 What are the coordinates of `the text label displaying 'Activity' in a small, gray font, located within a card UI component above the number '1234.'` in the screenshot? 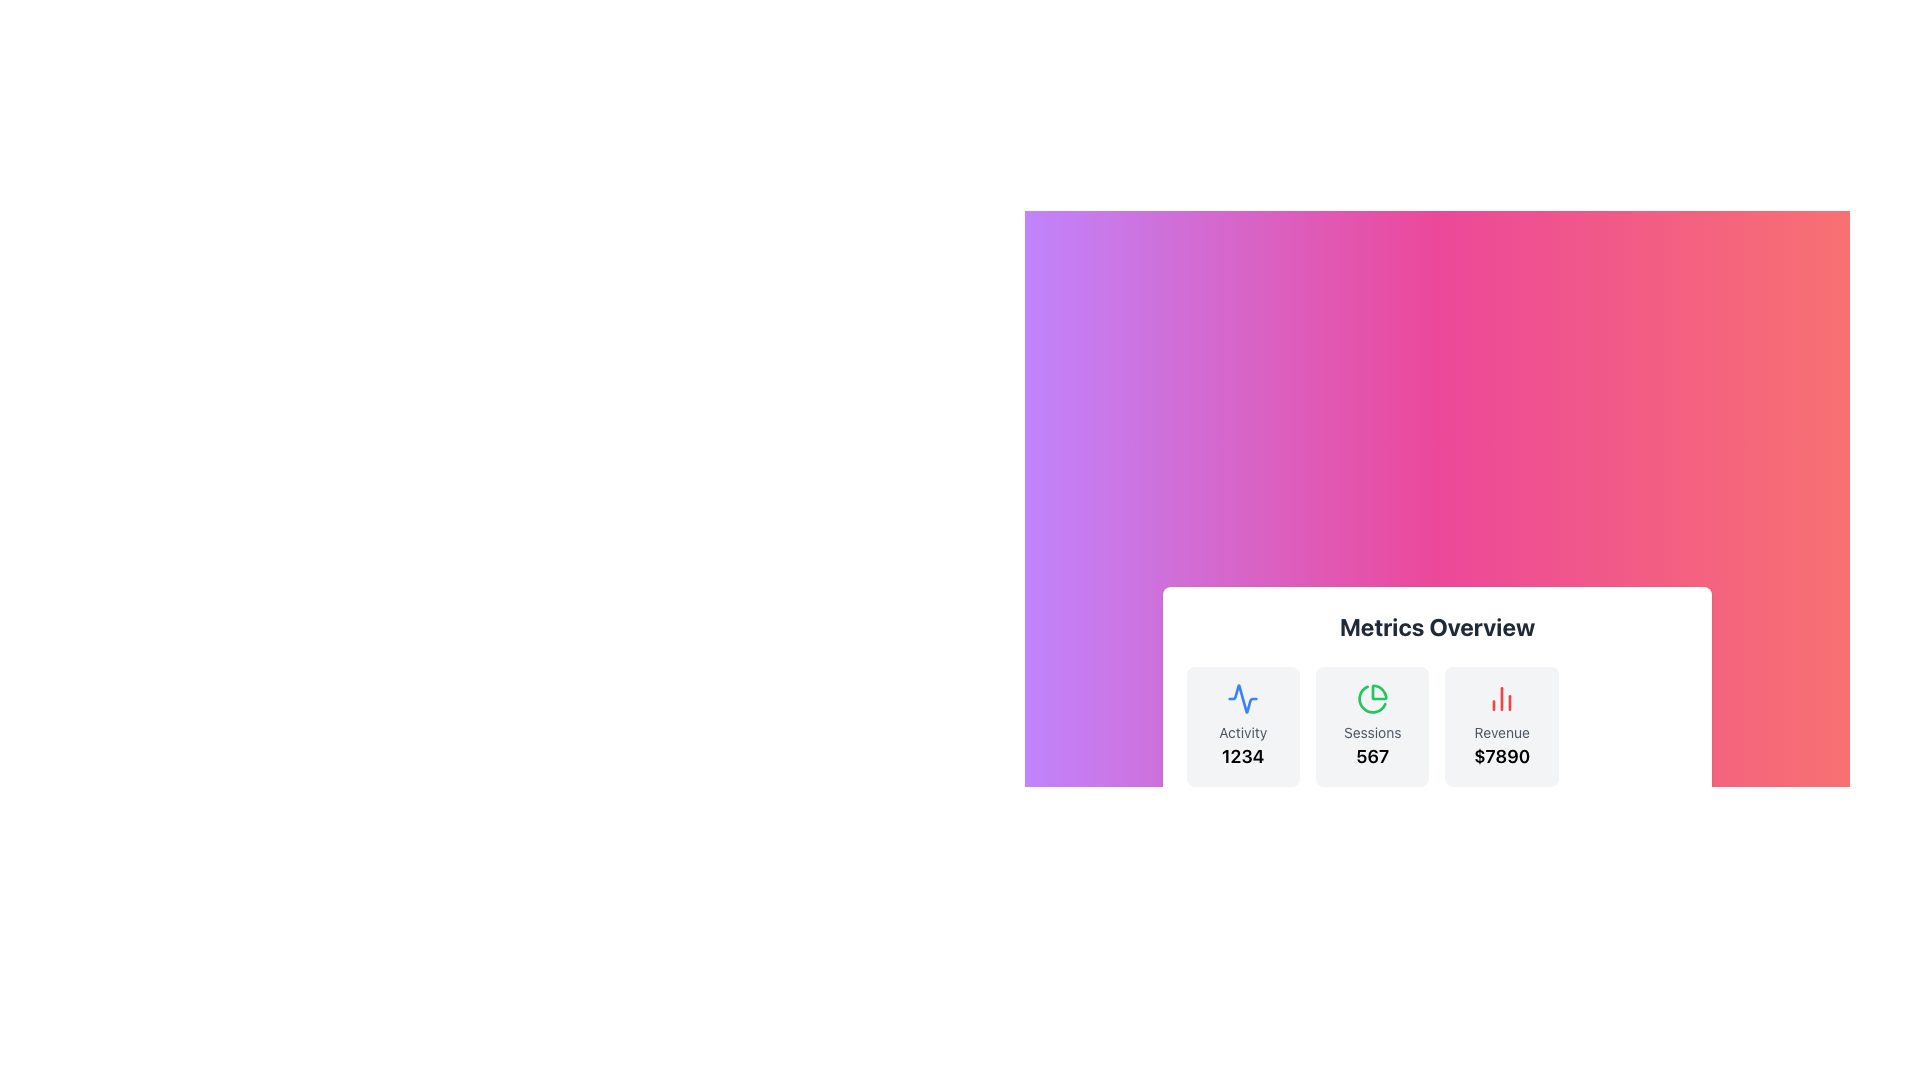 It's located at (1242, 732).